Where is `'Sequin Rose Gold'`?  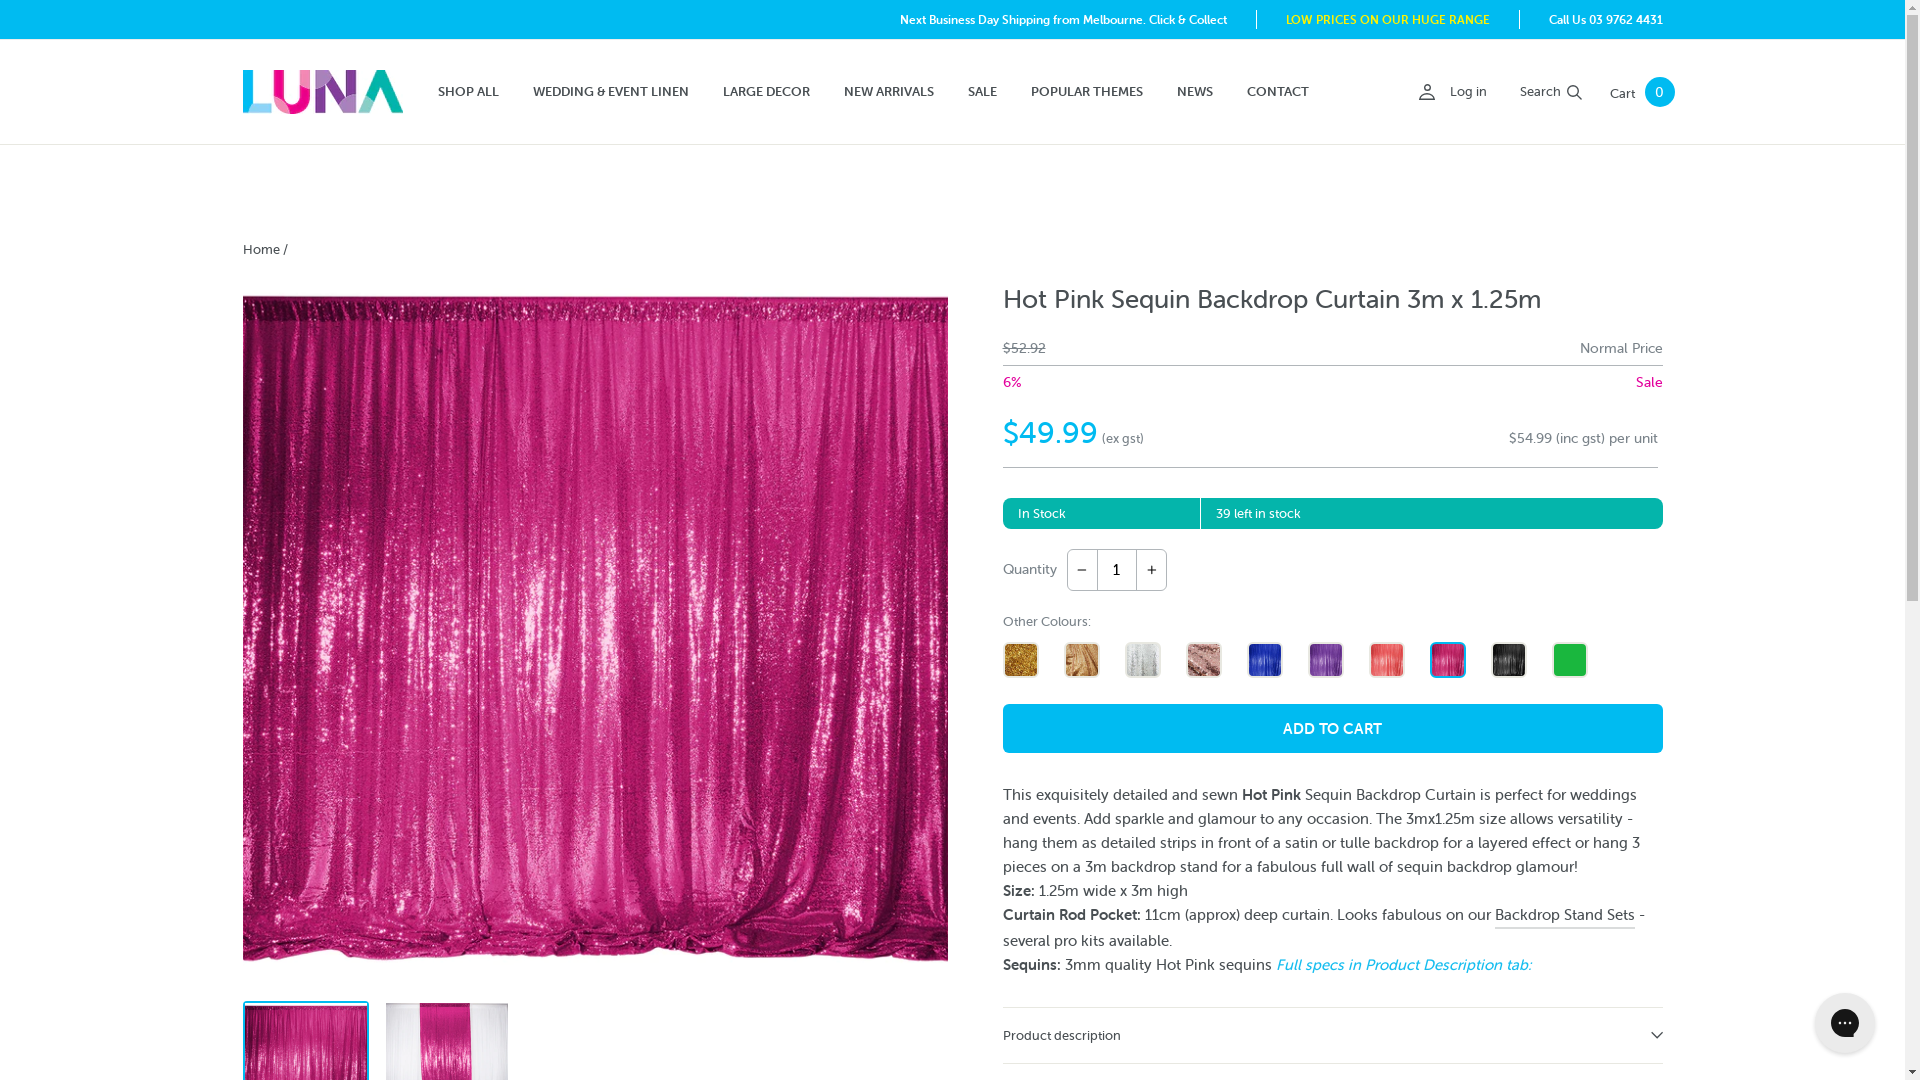
'Sequin Rose Gold' is located at coordinates (1185, 659).